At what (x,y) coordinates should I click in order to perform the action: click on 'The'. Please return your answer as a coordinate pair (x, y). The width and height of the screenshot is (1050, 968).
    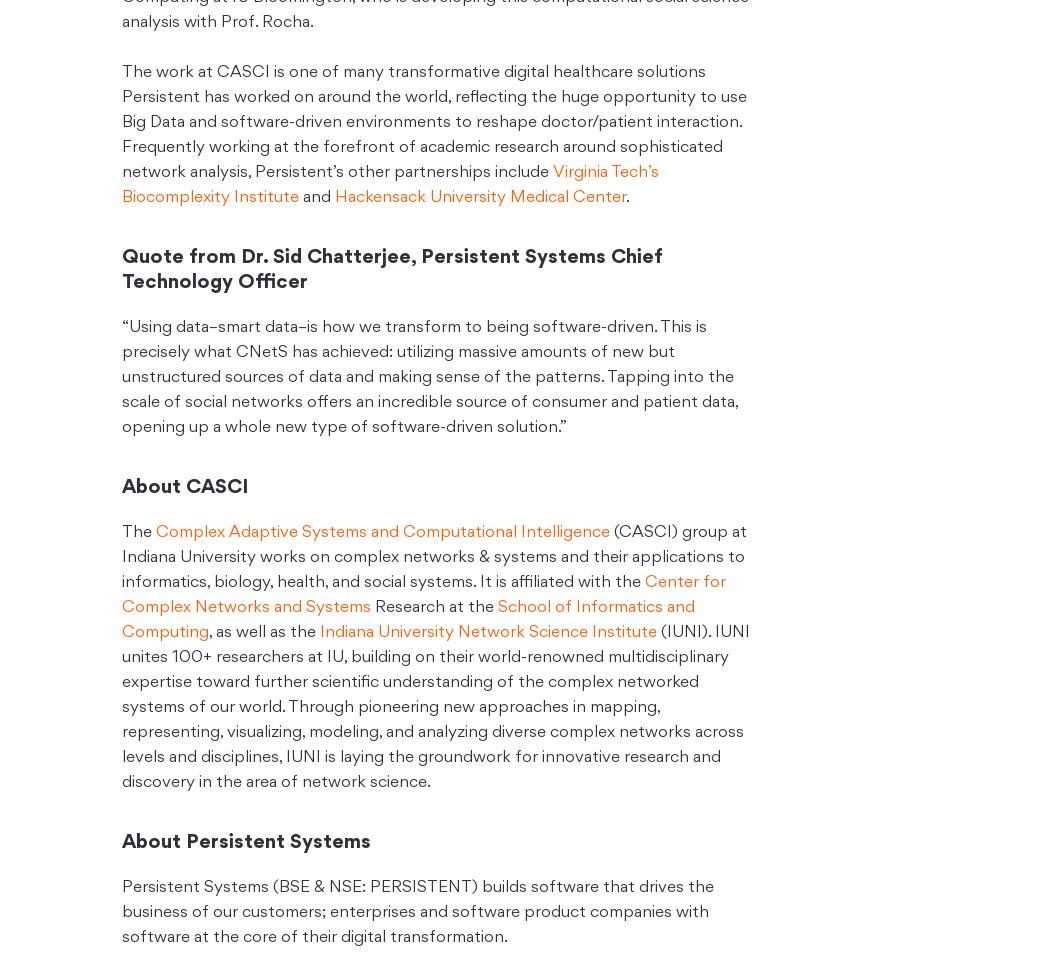
    Looking at the image, I should click on (138, 531).